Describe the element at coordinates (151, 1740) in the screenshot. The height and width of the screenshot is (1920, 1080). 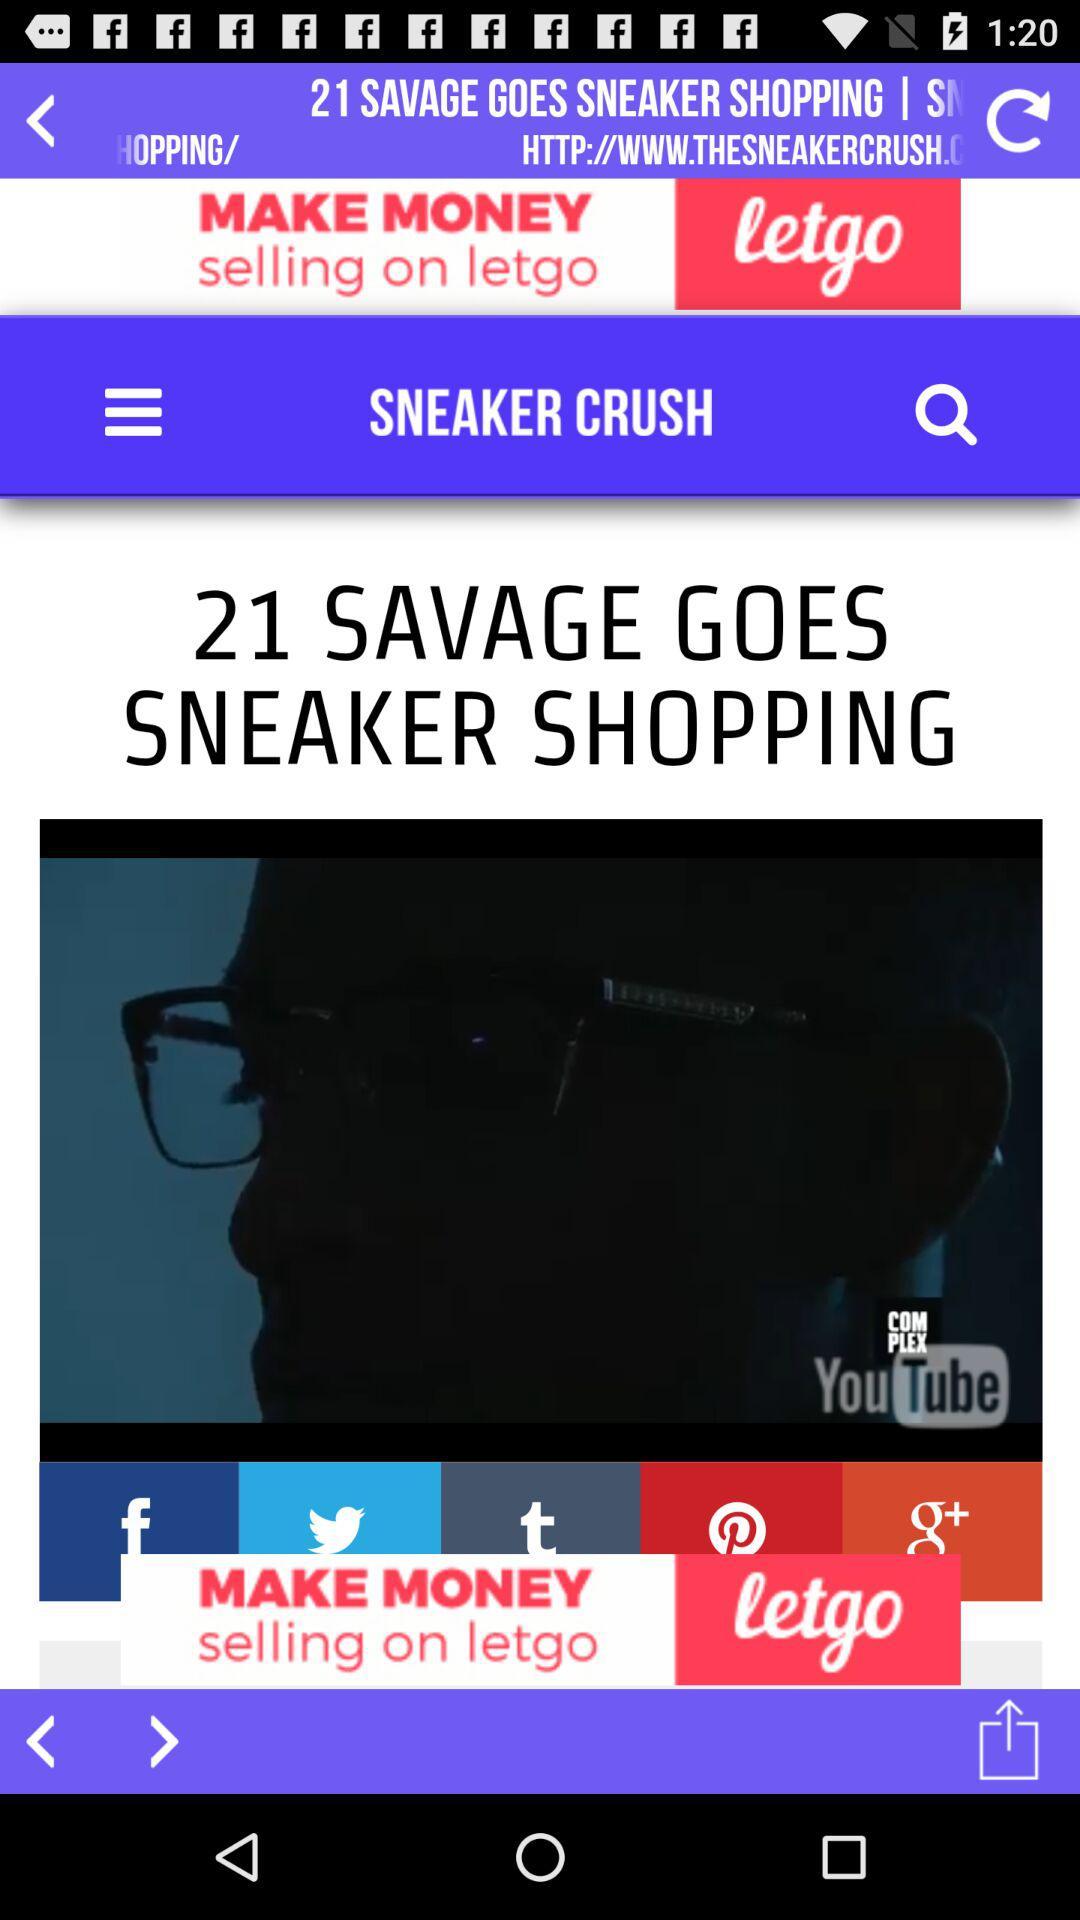
I see `next page` at that location.